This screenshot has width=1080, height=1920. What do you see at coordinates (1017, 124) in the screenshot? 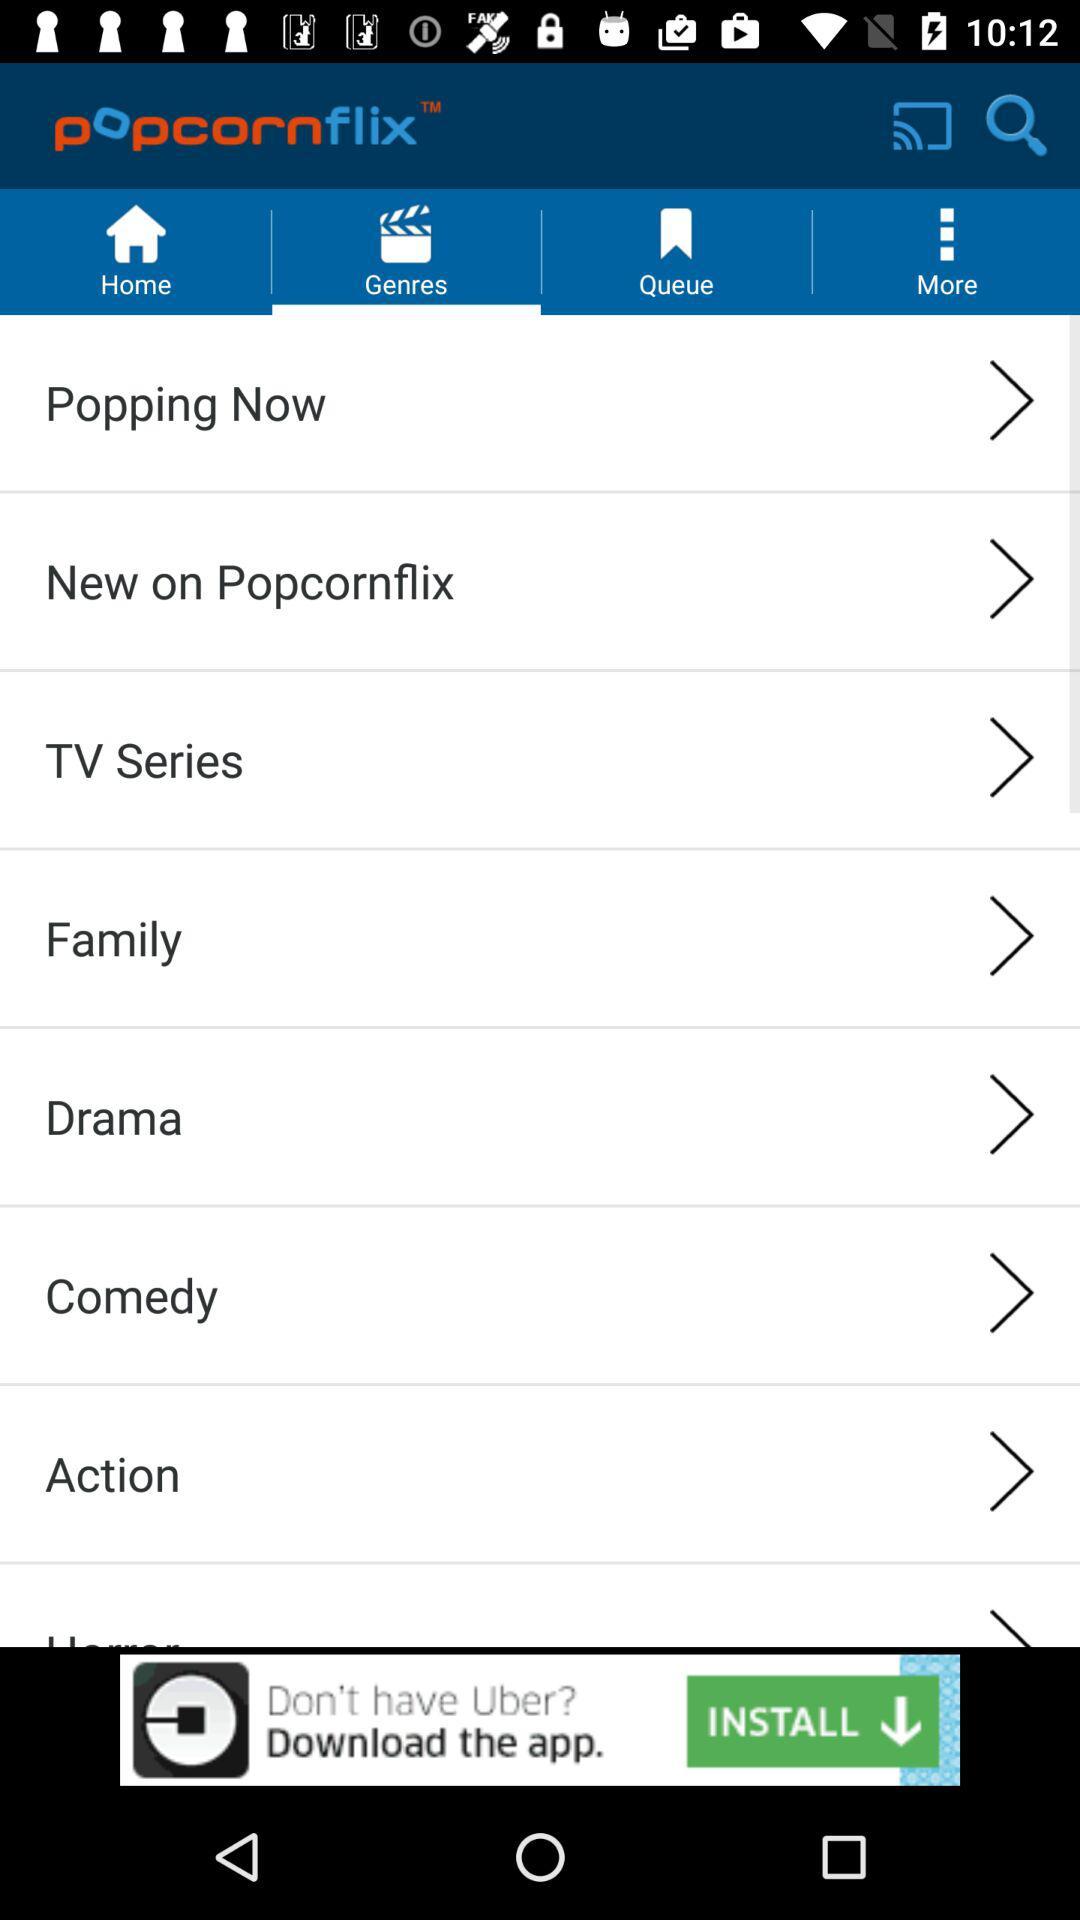
I see `the search icon` at bounding box center [1017, 124].